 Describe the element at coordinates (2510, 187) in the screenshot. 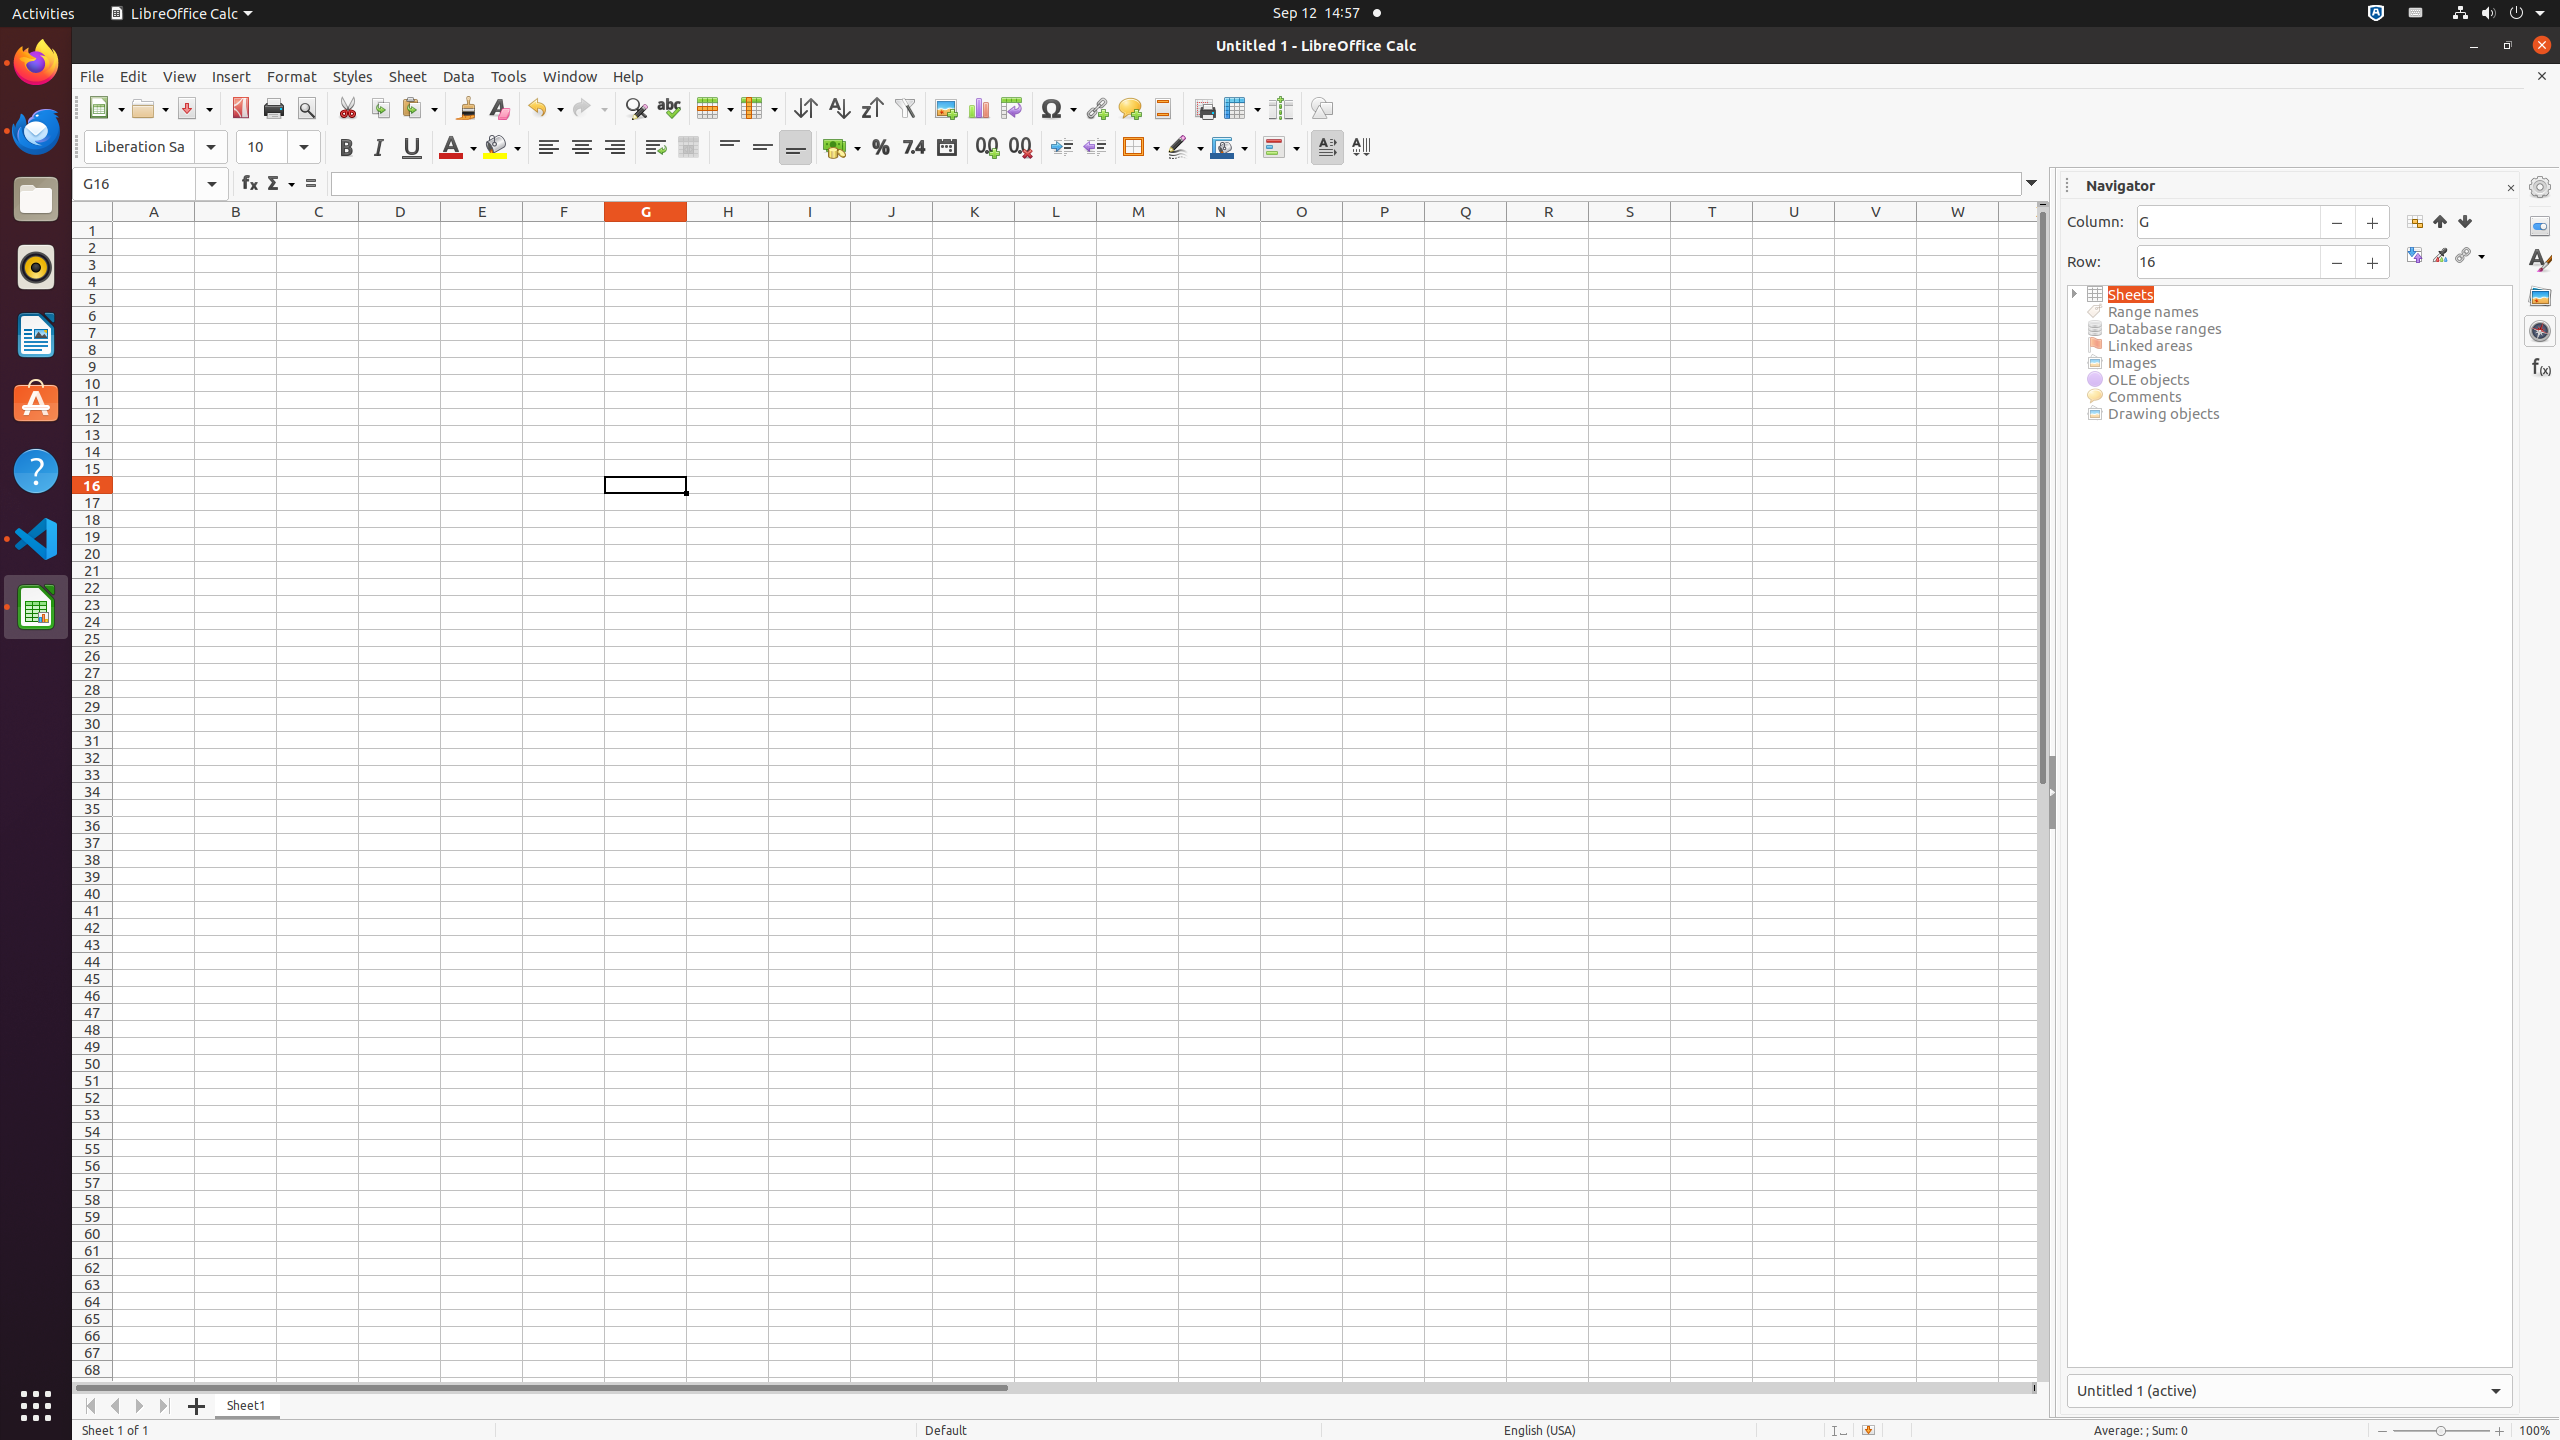

I see `'Close Sidebar Deck'` at that location.